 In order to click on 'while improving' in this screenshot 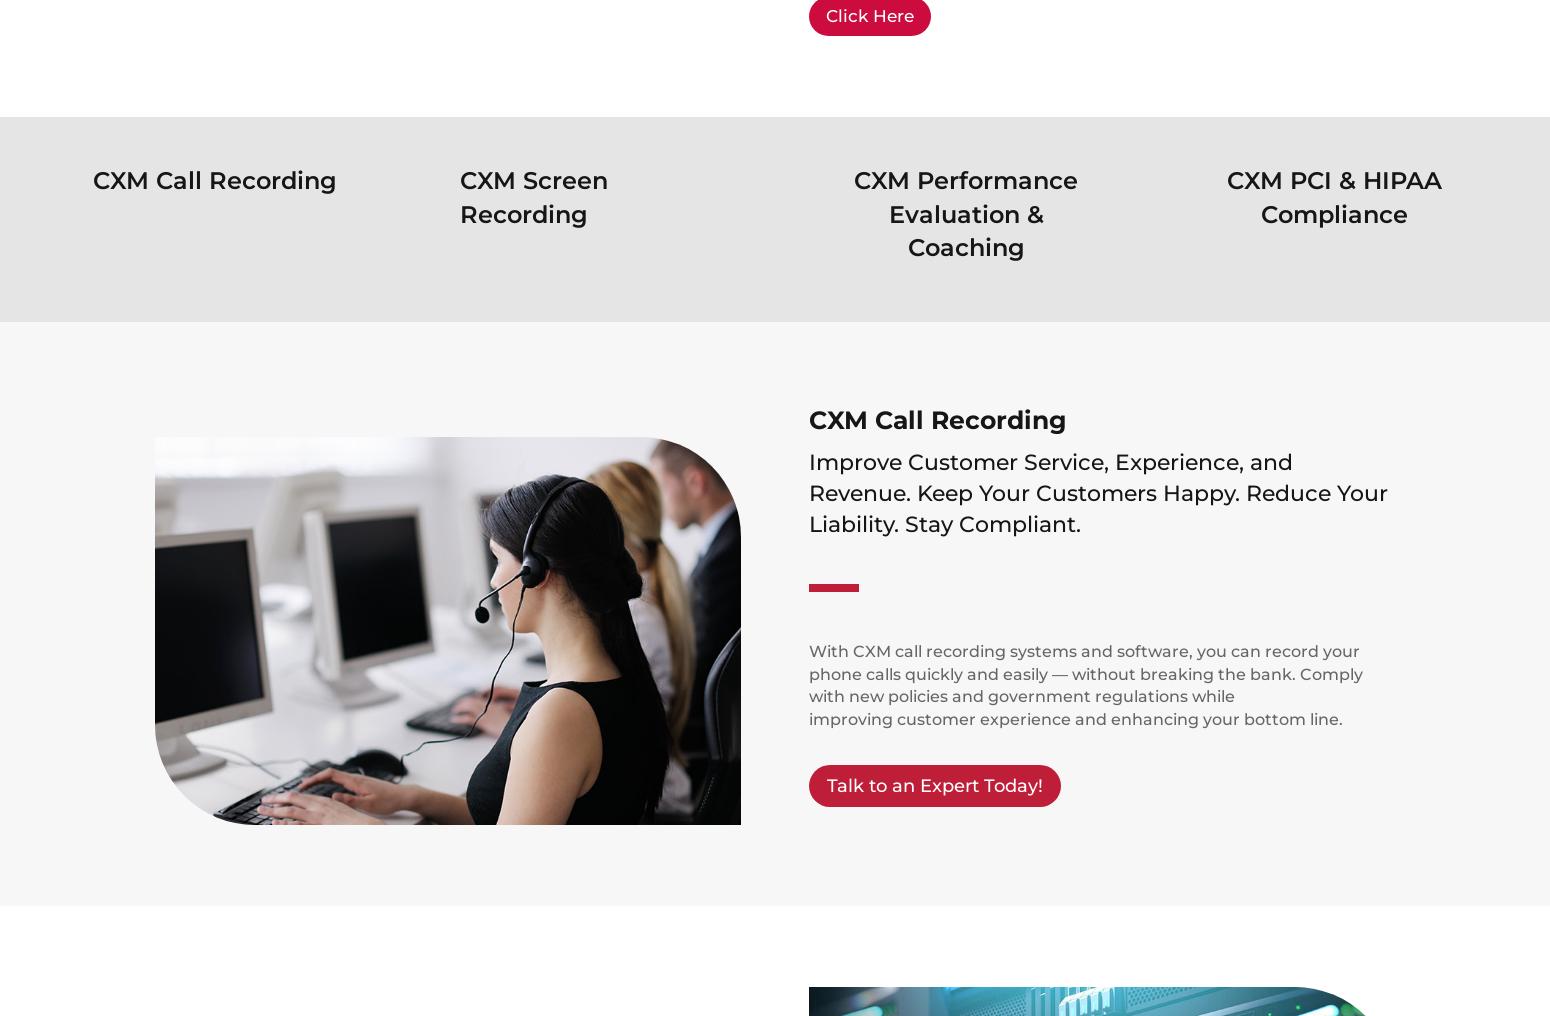, I will do `click(807, 707)`.